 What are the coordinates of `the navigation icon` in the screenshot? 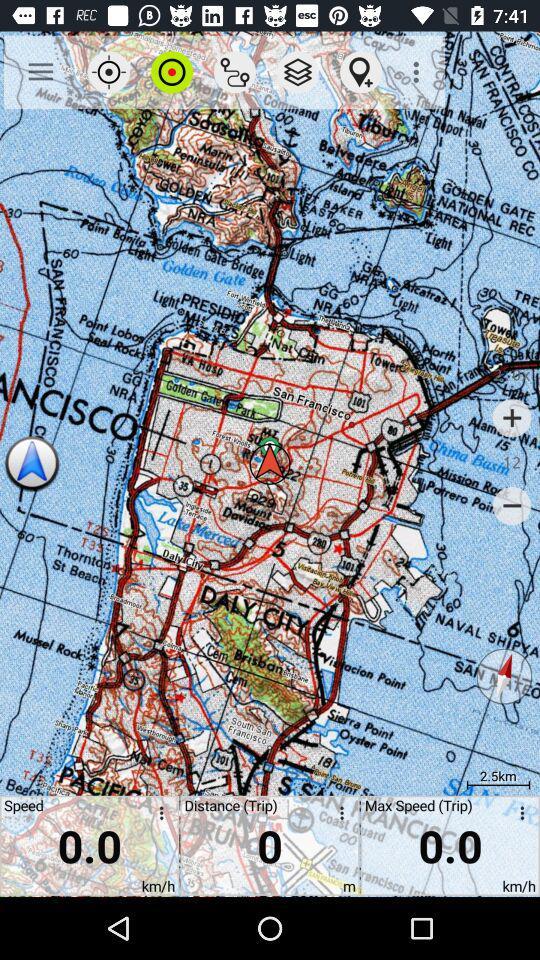 It's located at (31, 464).